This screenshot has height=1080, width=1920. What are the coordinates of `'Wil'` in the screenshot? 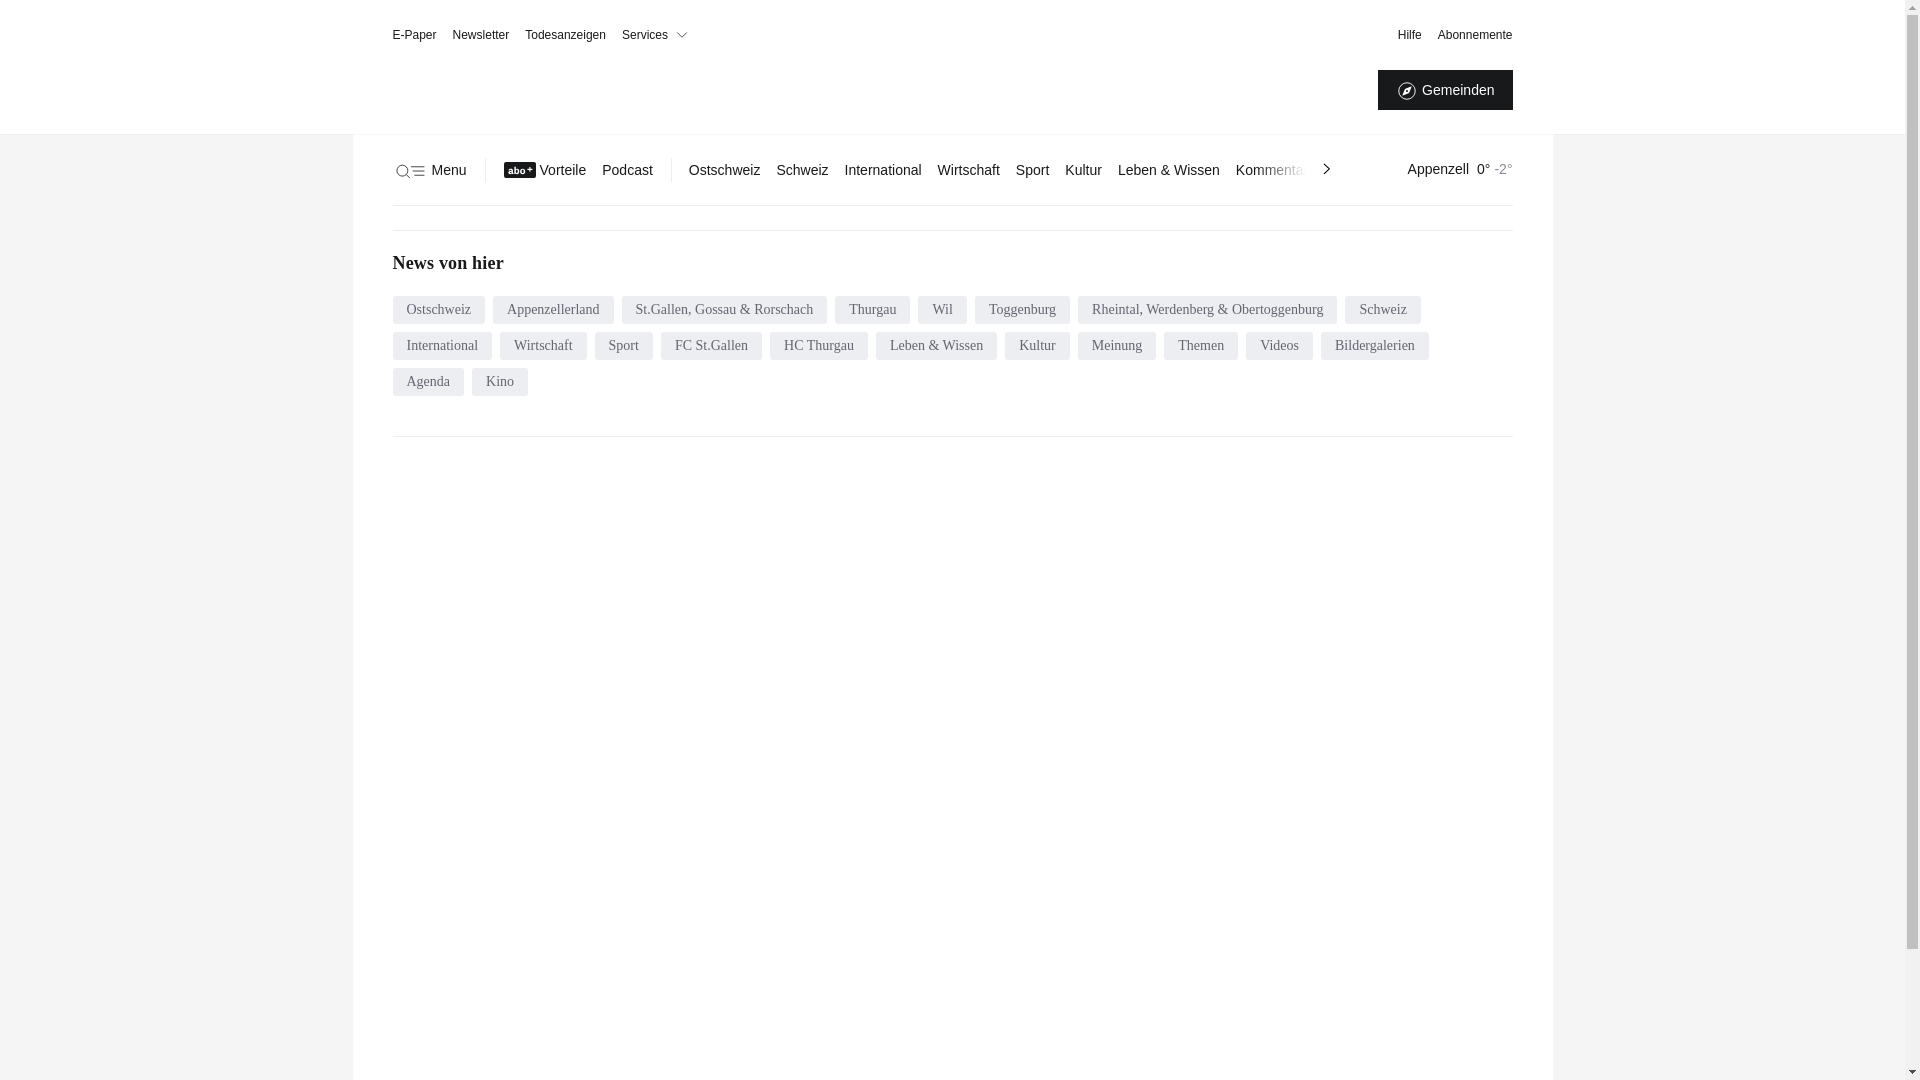 It's located at (940, 309).